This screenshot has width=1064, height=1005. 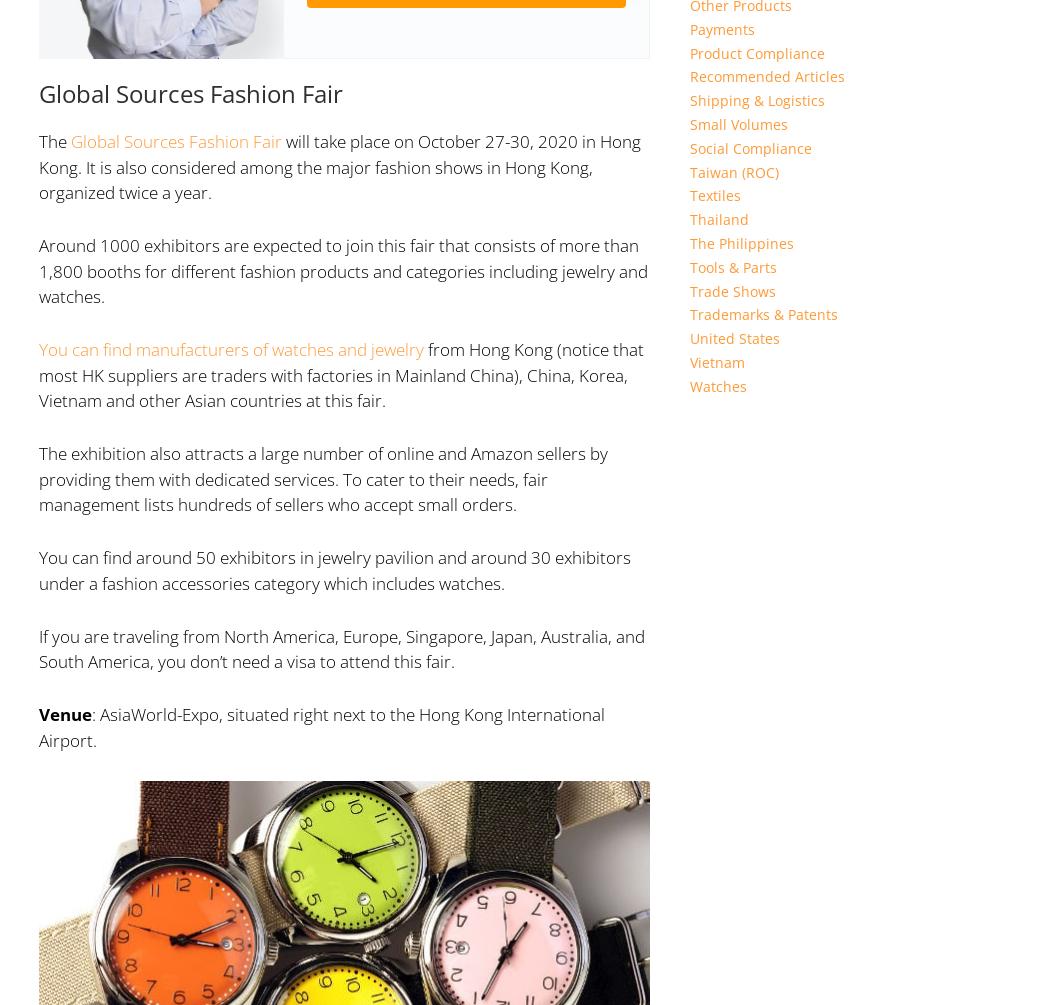 What do you see at coordinates (341, 647) in the screenshot?
I see `'If you are traveling from North America, Europe, Singapore, Japan, Australia, and South America, you don’t need a visa to attend this fair.'` at bounding box center [341, 647].